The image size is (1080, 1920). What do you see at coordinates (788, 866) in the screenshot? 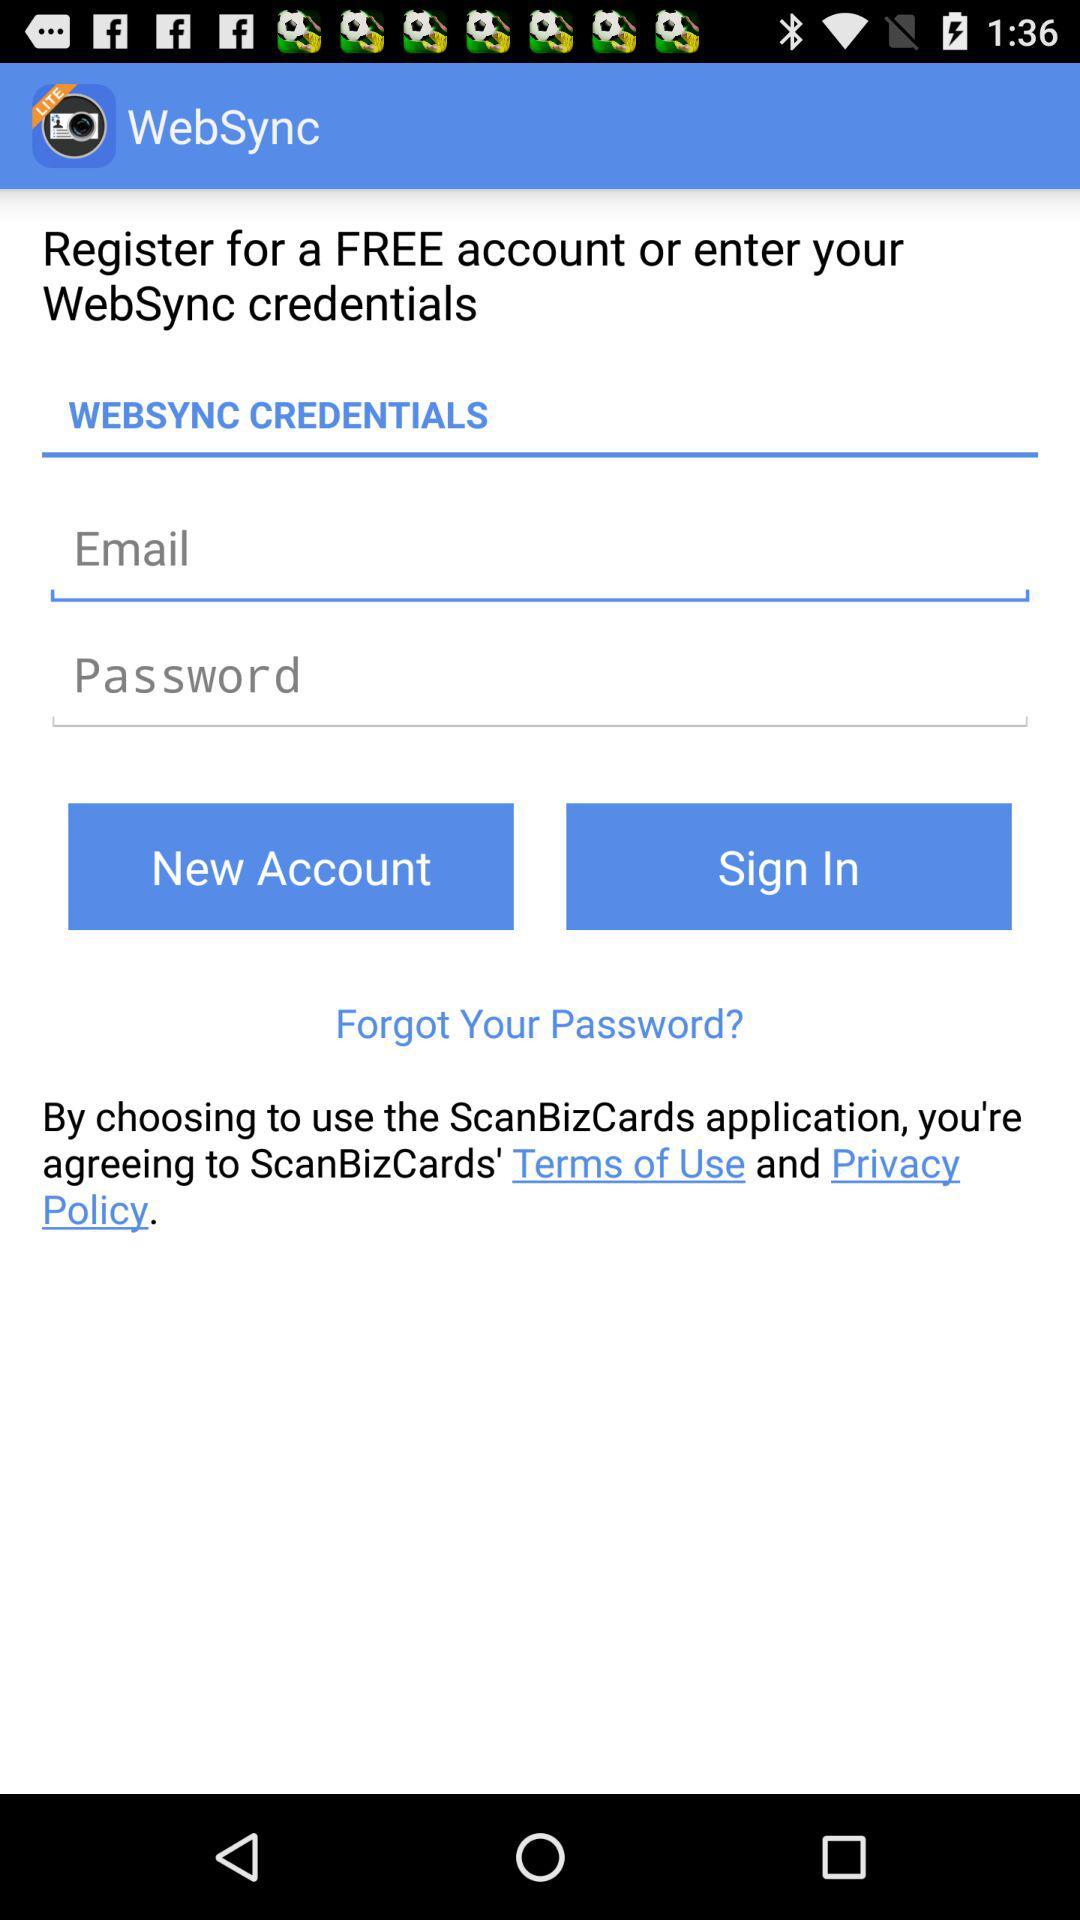
I see `sign in on the right` at bounding box center [788, 866].